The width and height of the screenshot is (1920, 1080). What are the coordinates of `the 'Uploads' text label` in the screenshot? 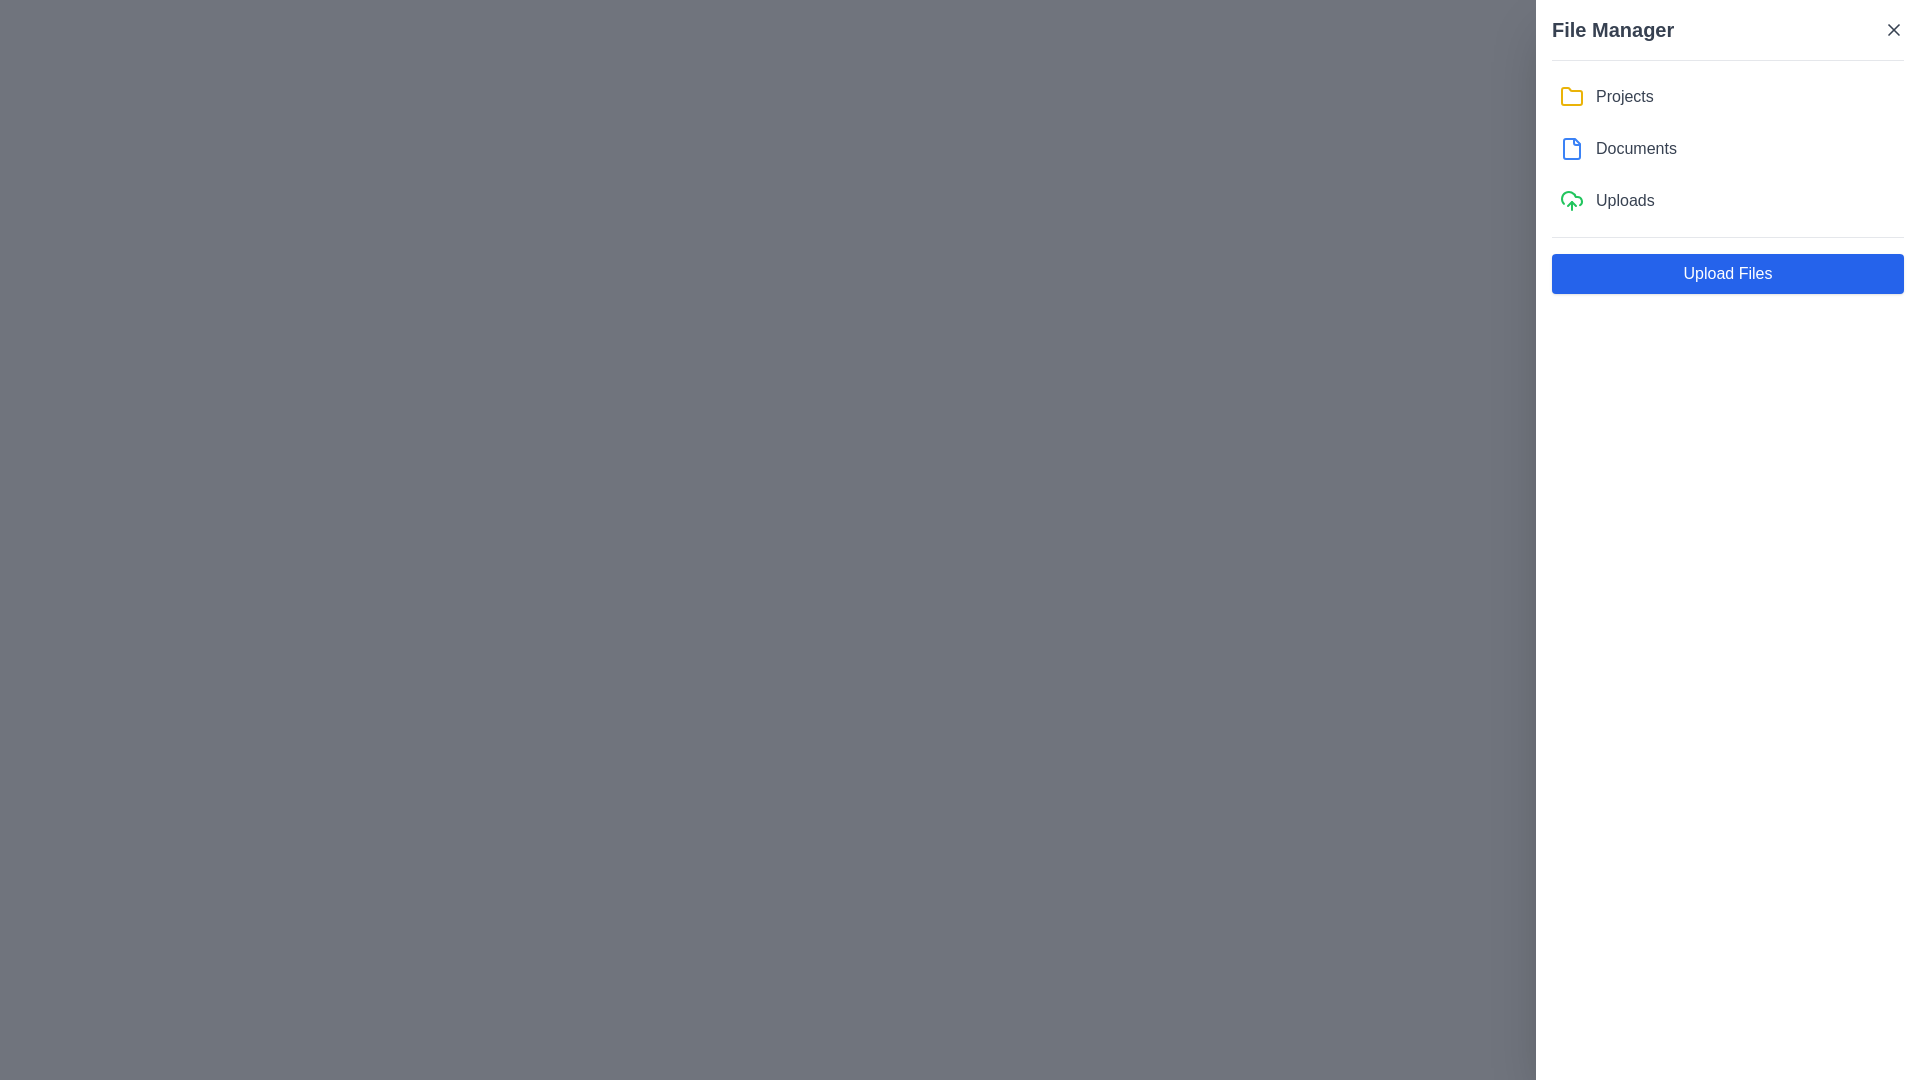 It's located at (1625, 200).